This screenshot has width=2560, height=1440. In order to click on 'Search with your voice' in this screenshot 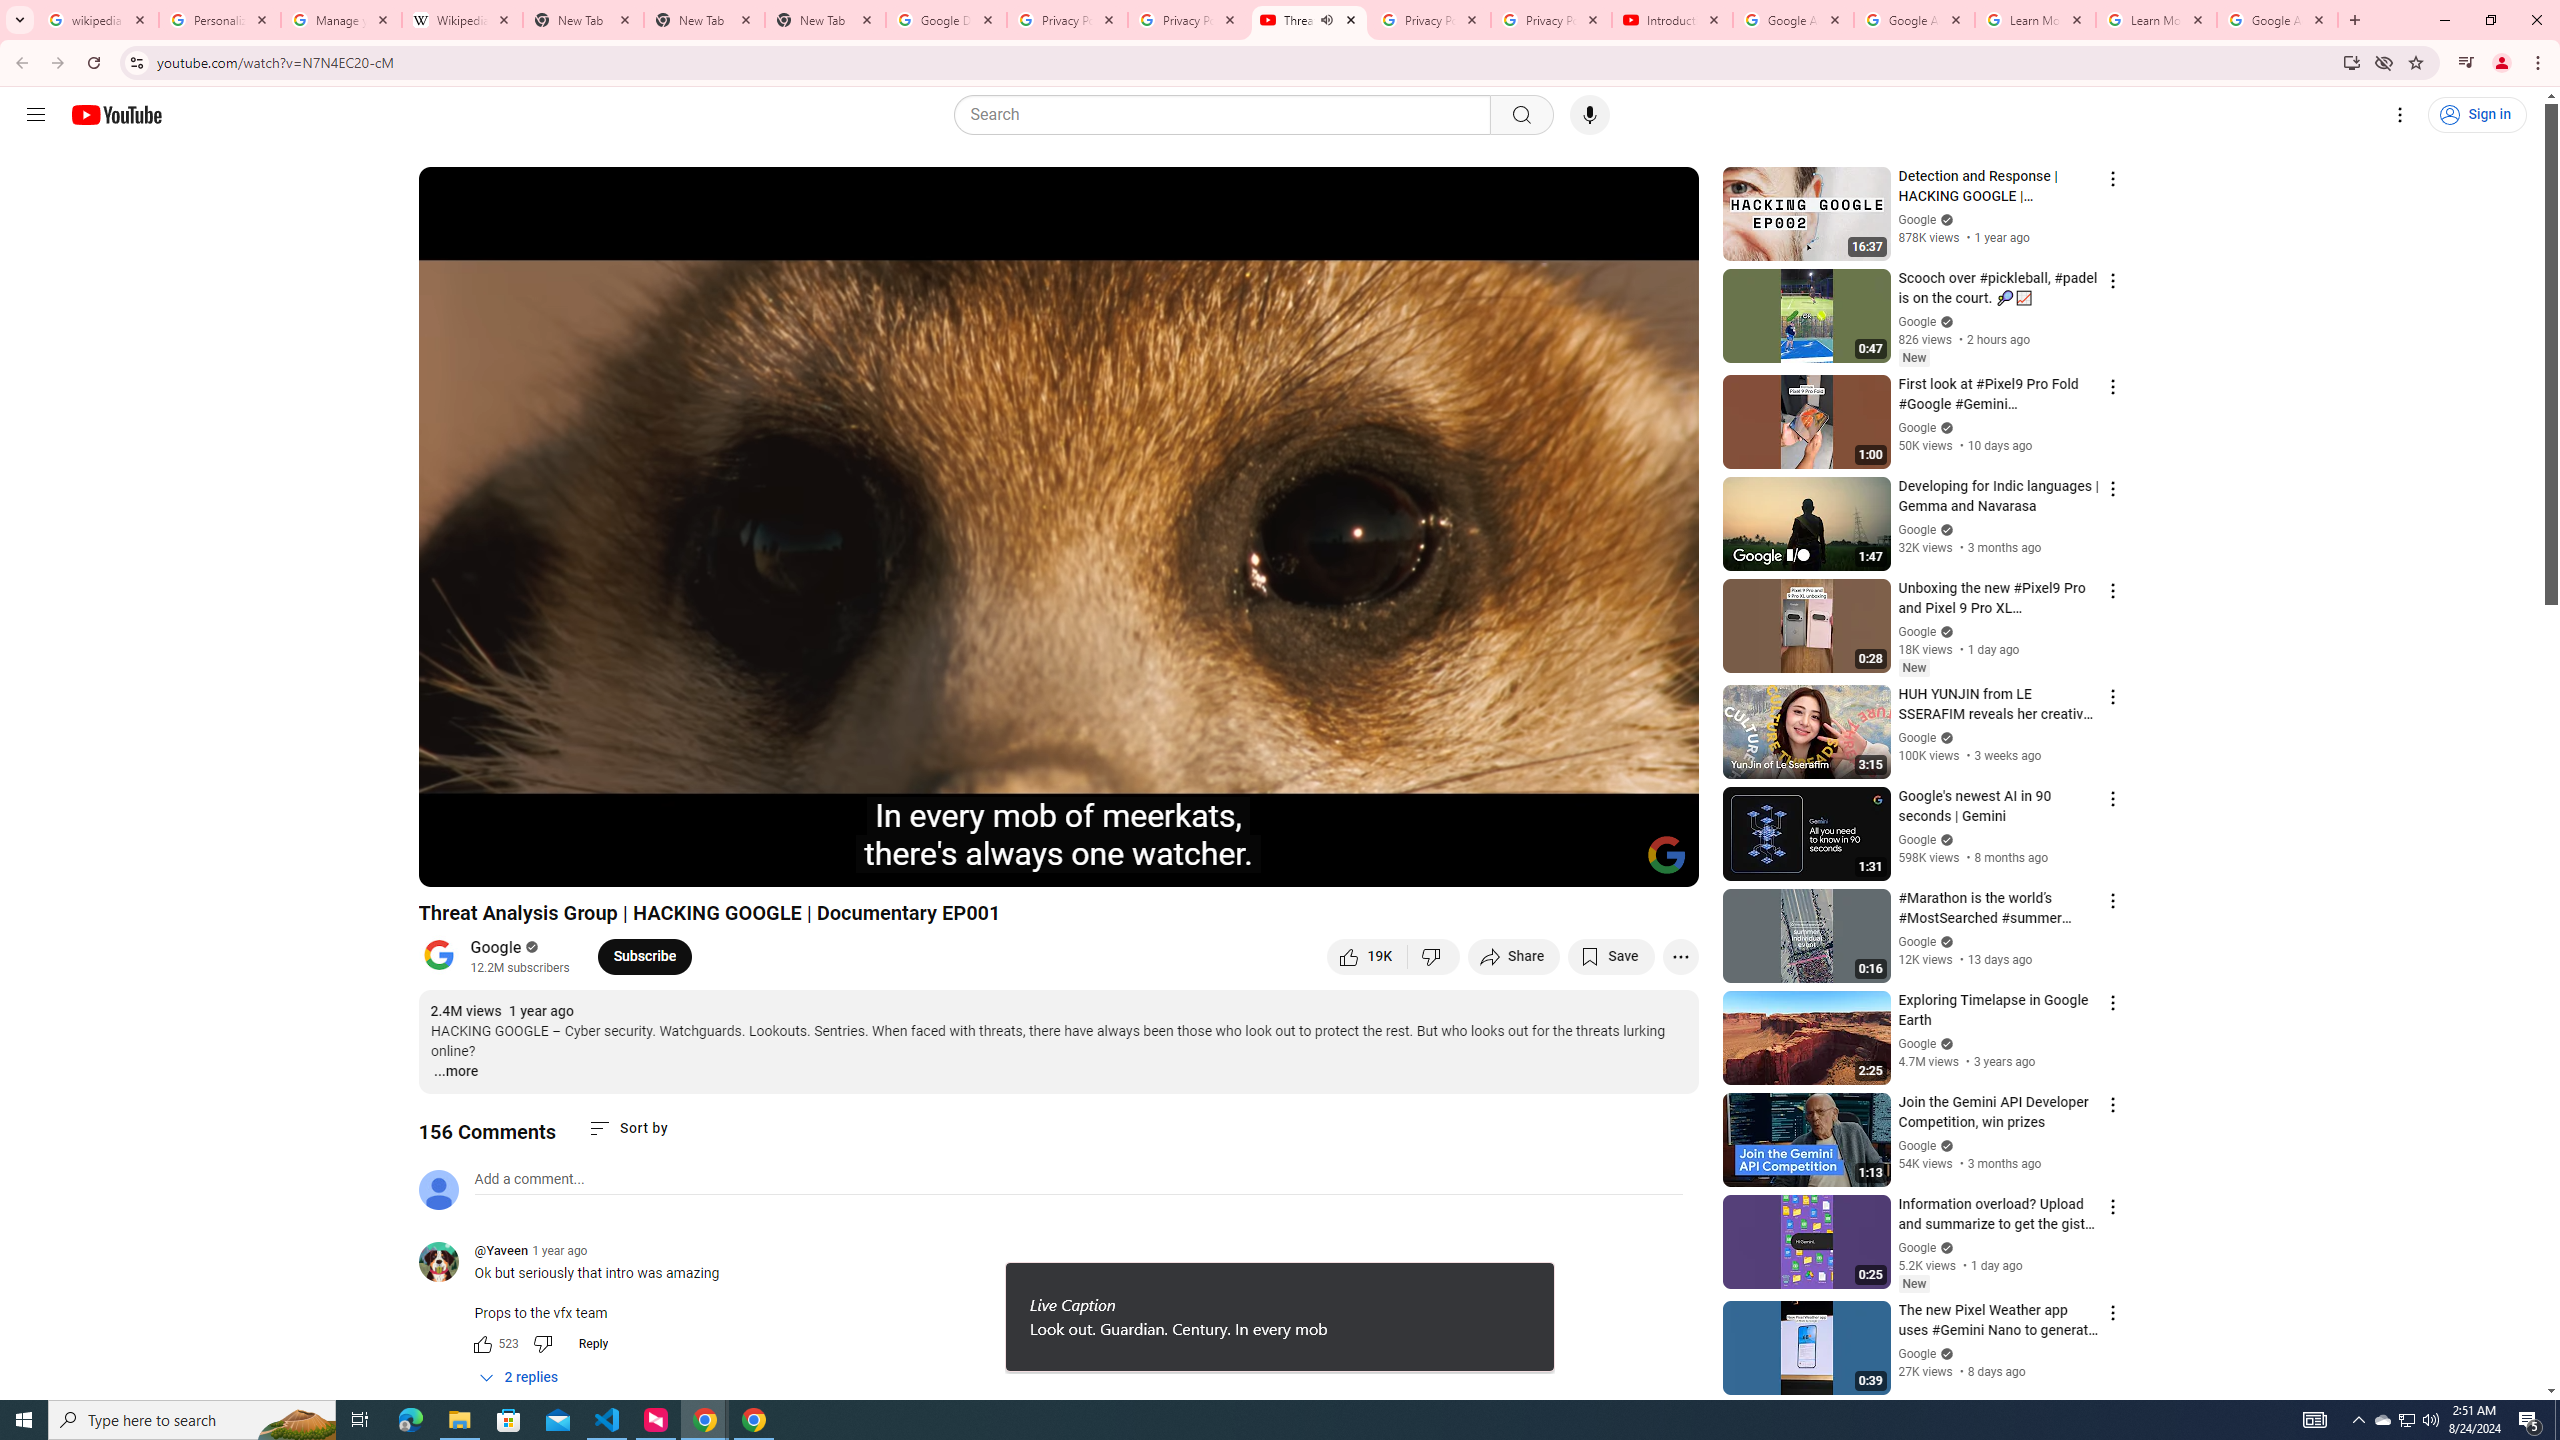, I will do `click(1589, 114)`.